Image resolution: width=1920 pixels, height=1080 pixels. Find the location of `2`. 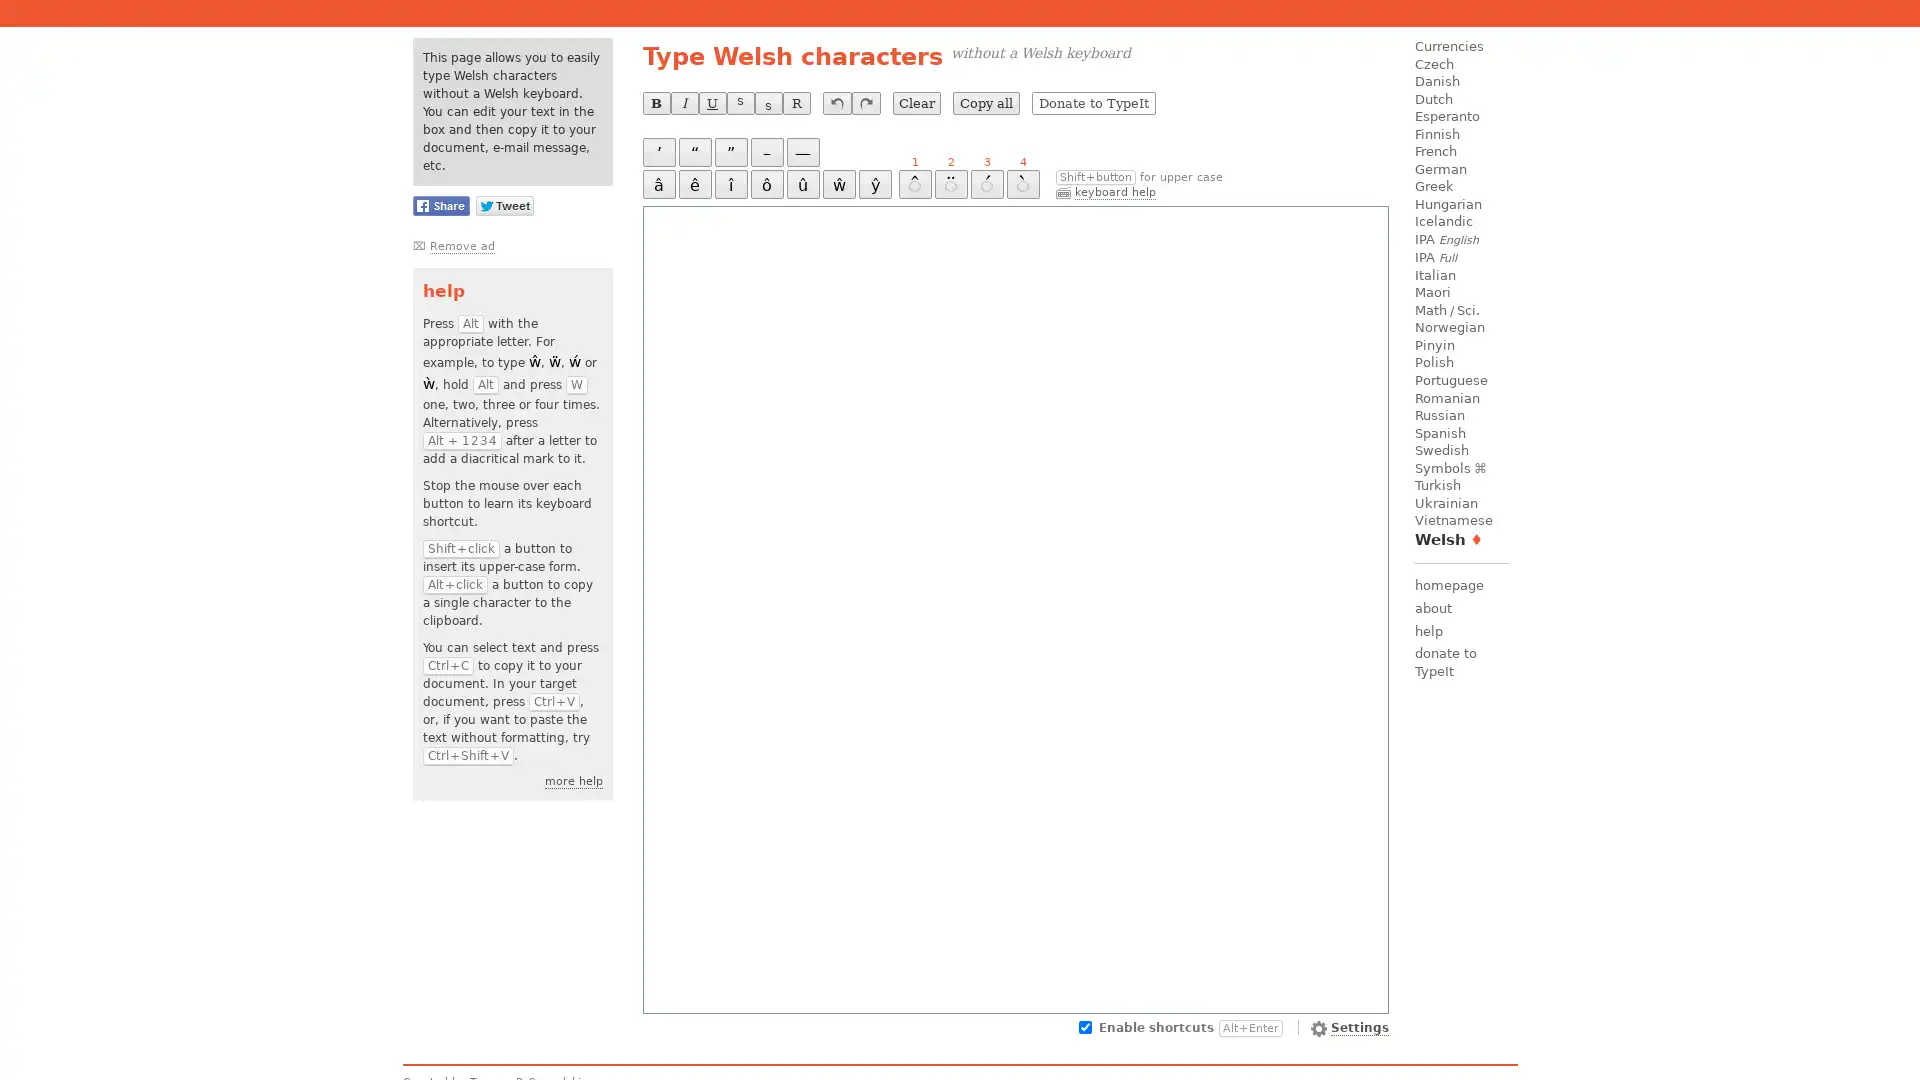

2 is located at coordinates (949, 184).